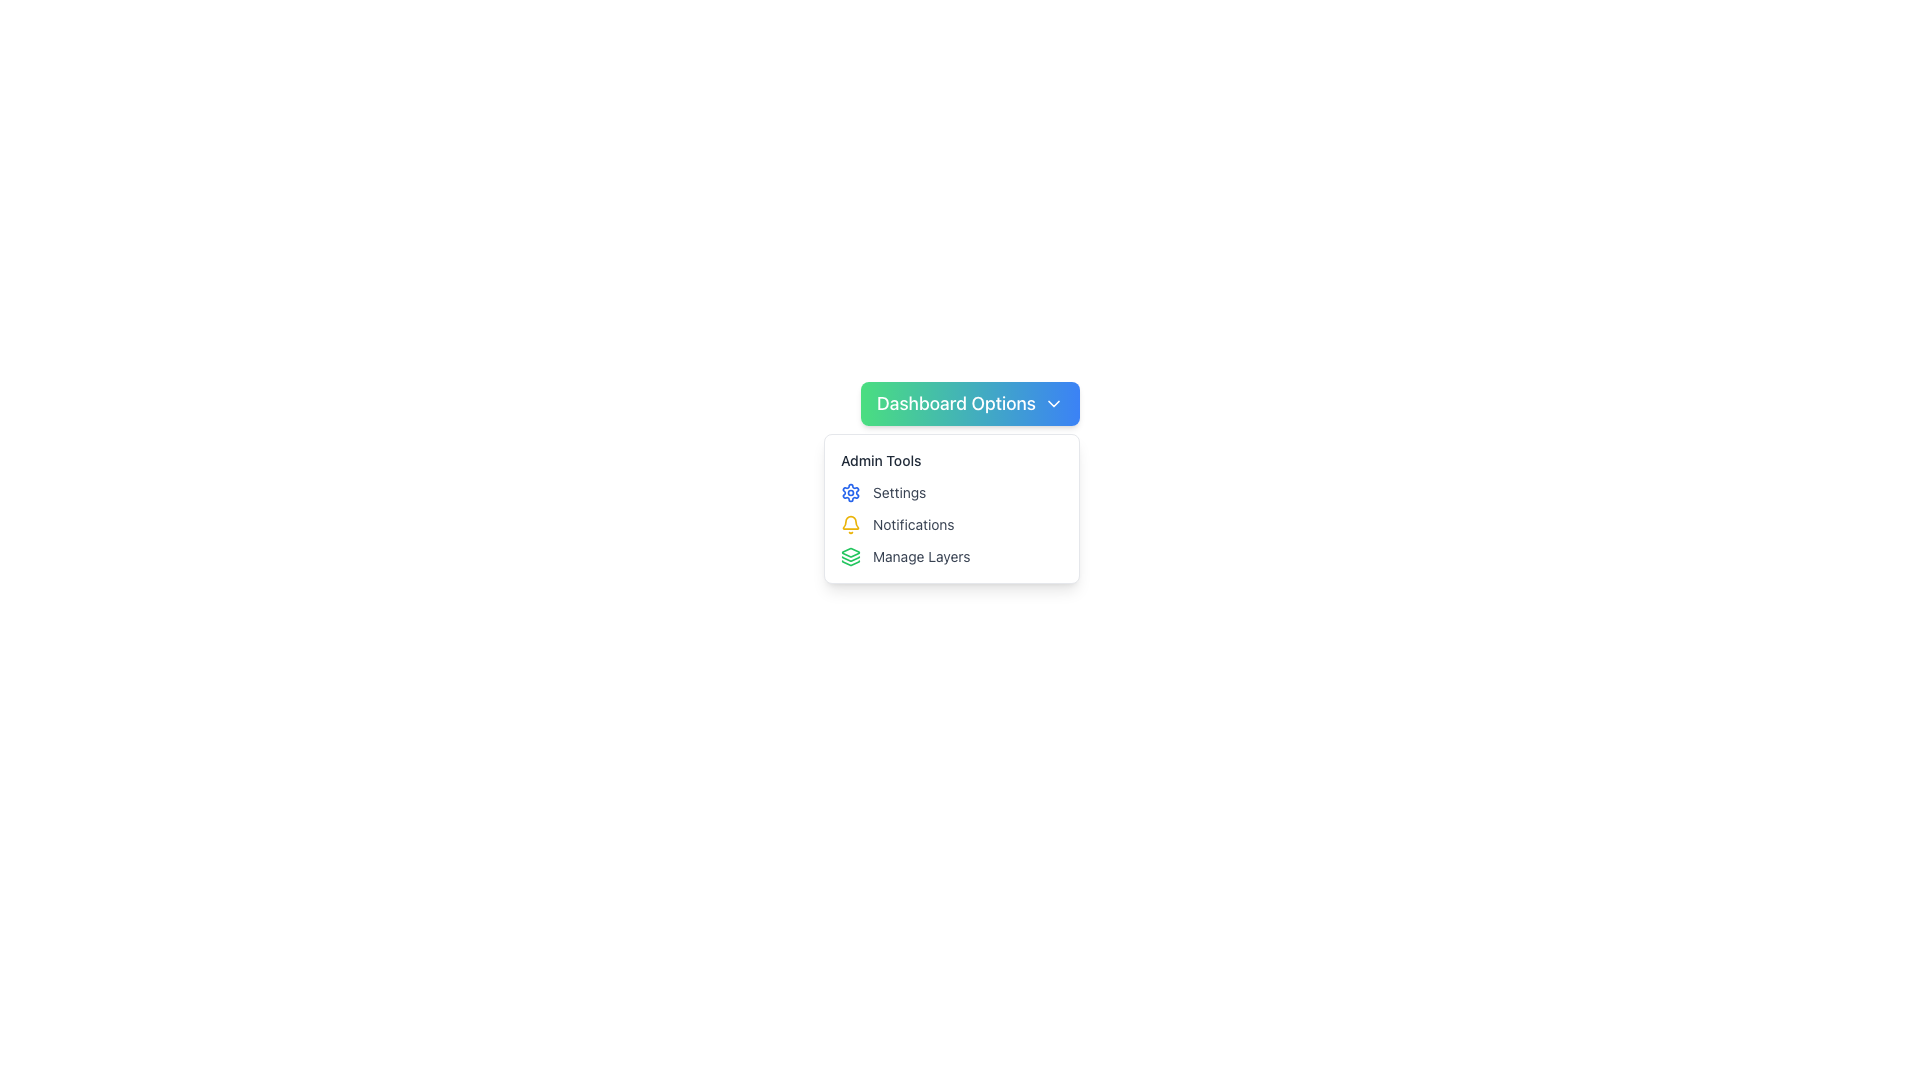  What do you see at coordinates (950, 508) in the screenshot?
I see `any option within the dropdown menu located directly below the 'Dashboard Options' button, which provides access to administrative tools and navigation options` at bounding box center [950, 508].